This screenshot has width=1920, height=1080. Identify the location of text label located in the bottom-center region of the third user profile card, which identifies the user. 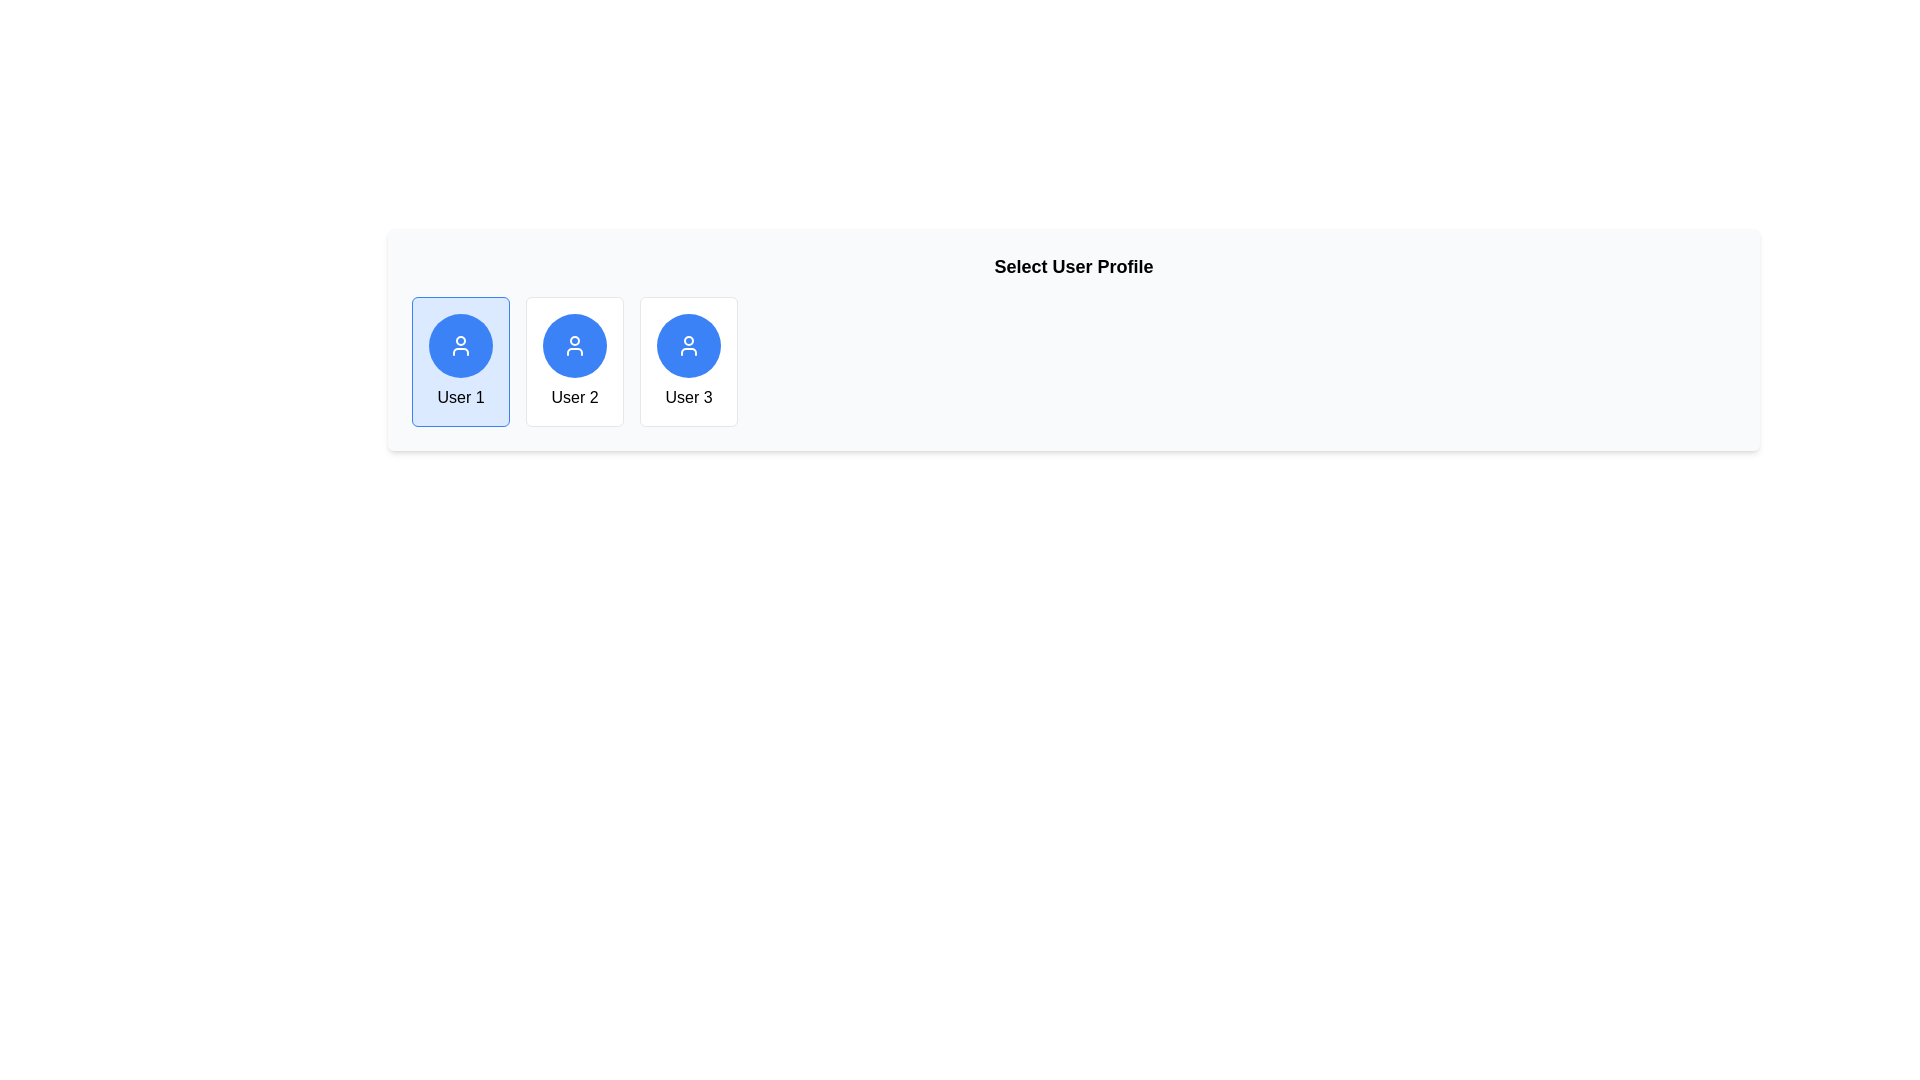
(688, 397).